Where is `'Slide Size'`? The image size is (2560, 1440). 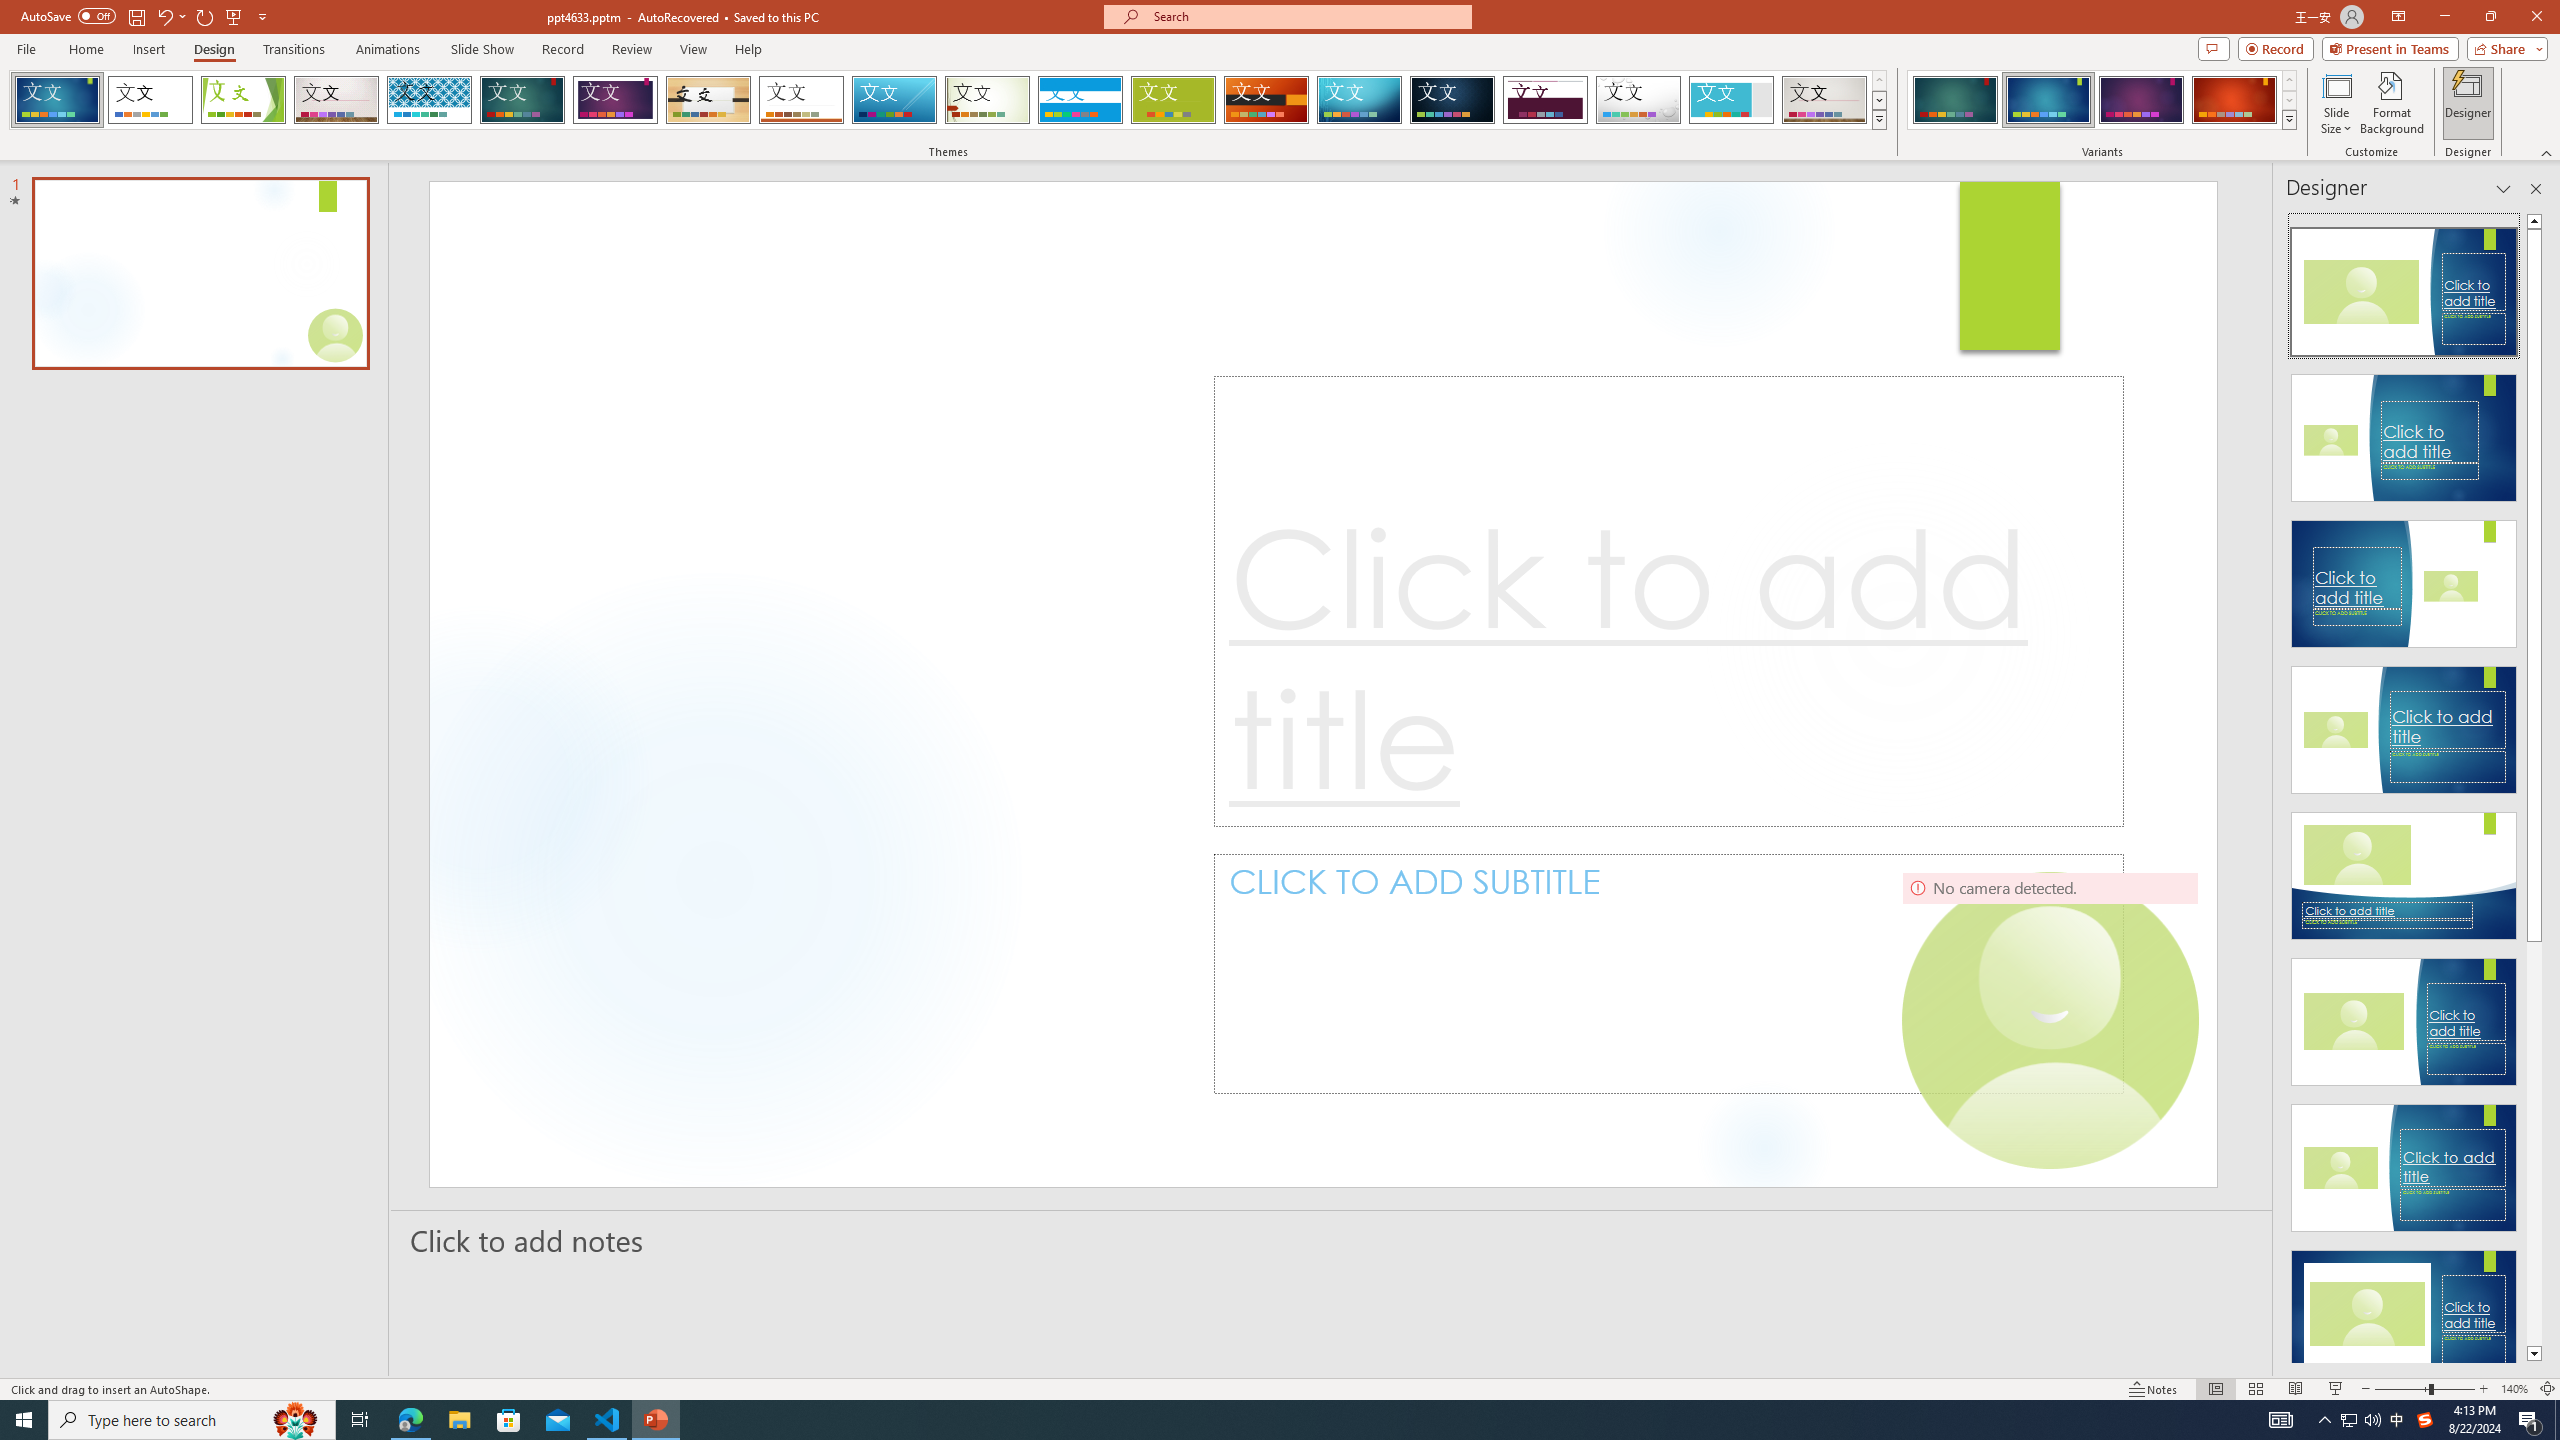
'Slide Size' is located at coordinates (2336, 103).